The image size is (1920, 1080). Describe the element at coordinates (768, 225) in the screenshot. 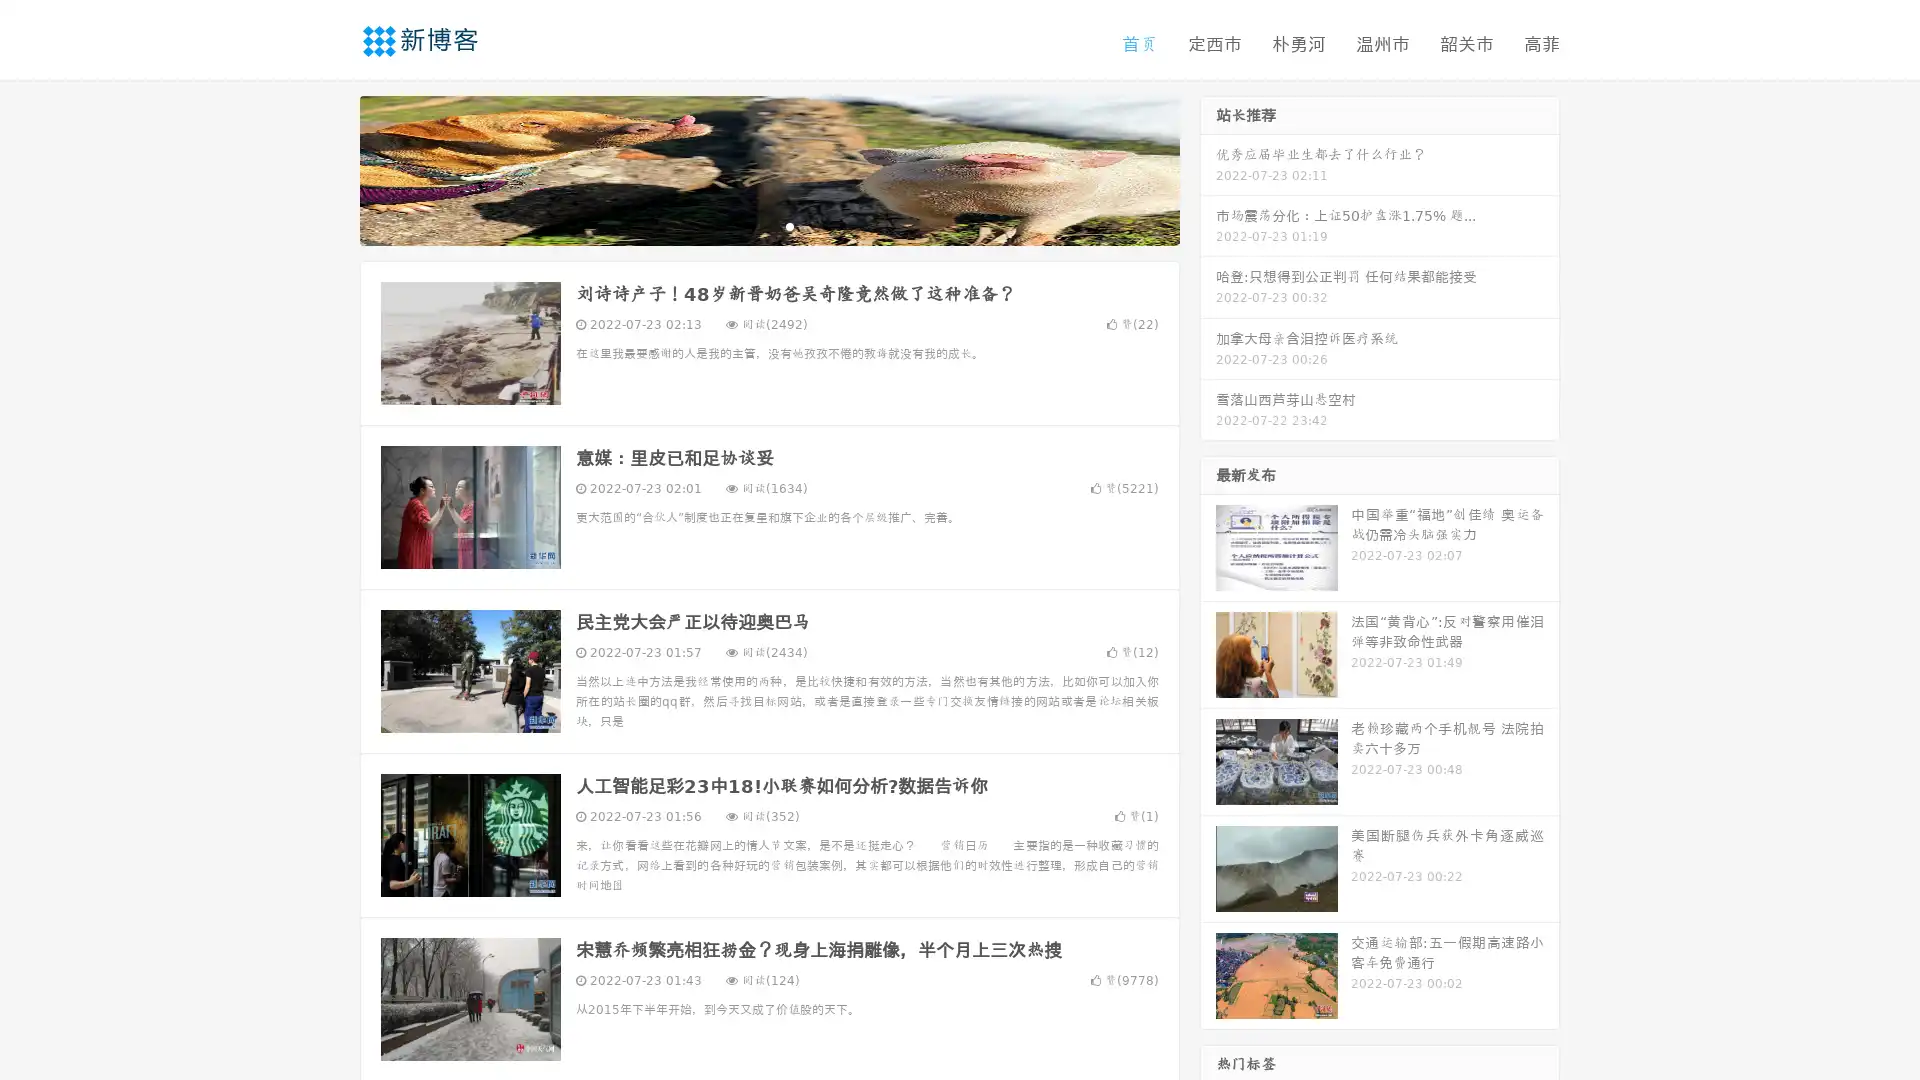

I see `Go to slide 2` at that location.